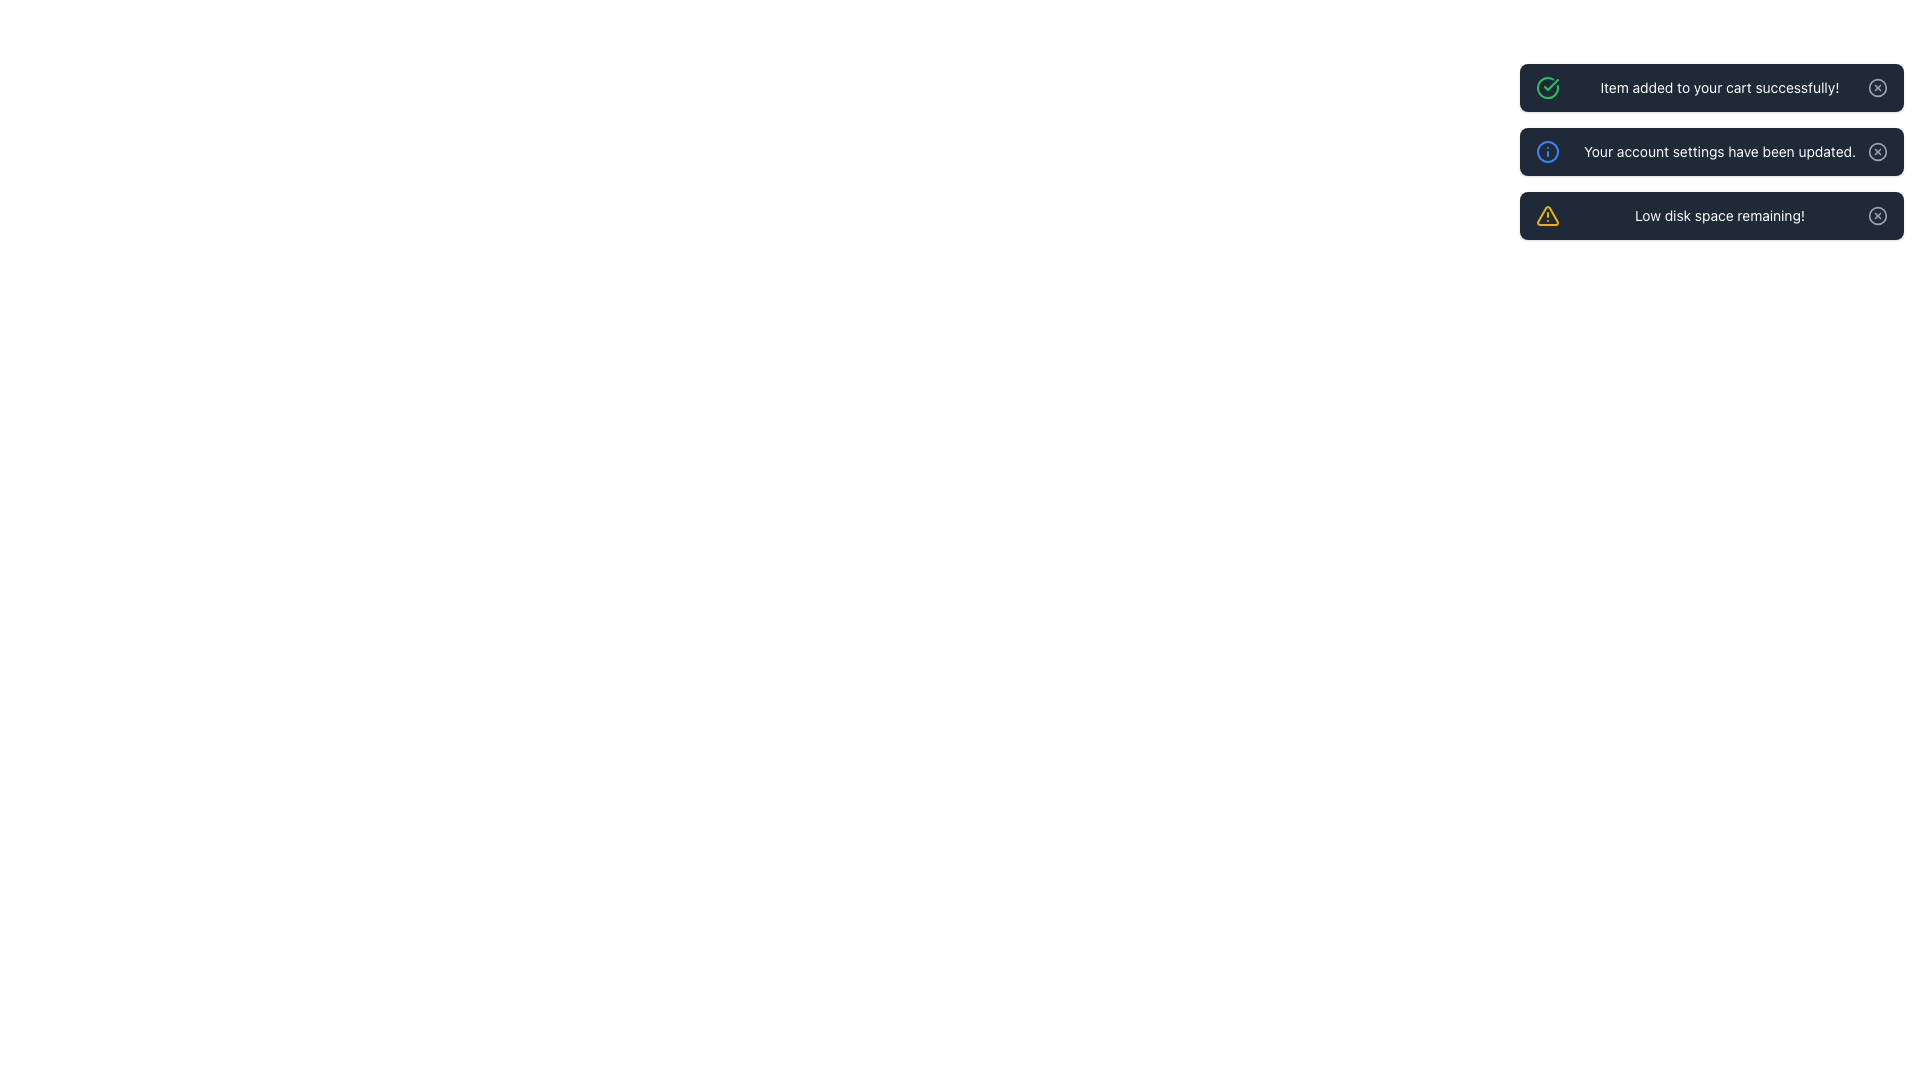  What do you see at coordinates (1876, 216) in the screenshot?
I see `the small circular button with an 'X' in the center, styled with a gray outline, located at the far right of the dark notification box labeled 'Low disk space remaining!'` at bounding box center [1876, 216].